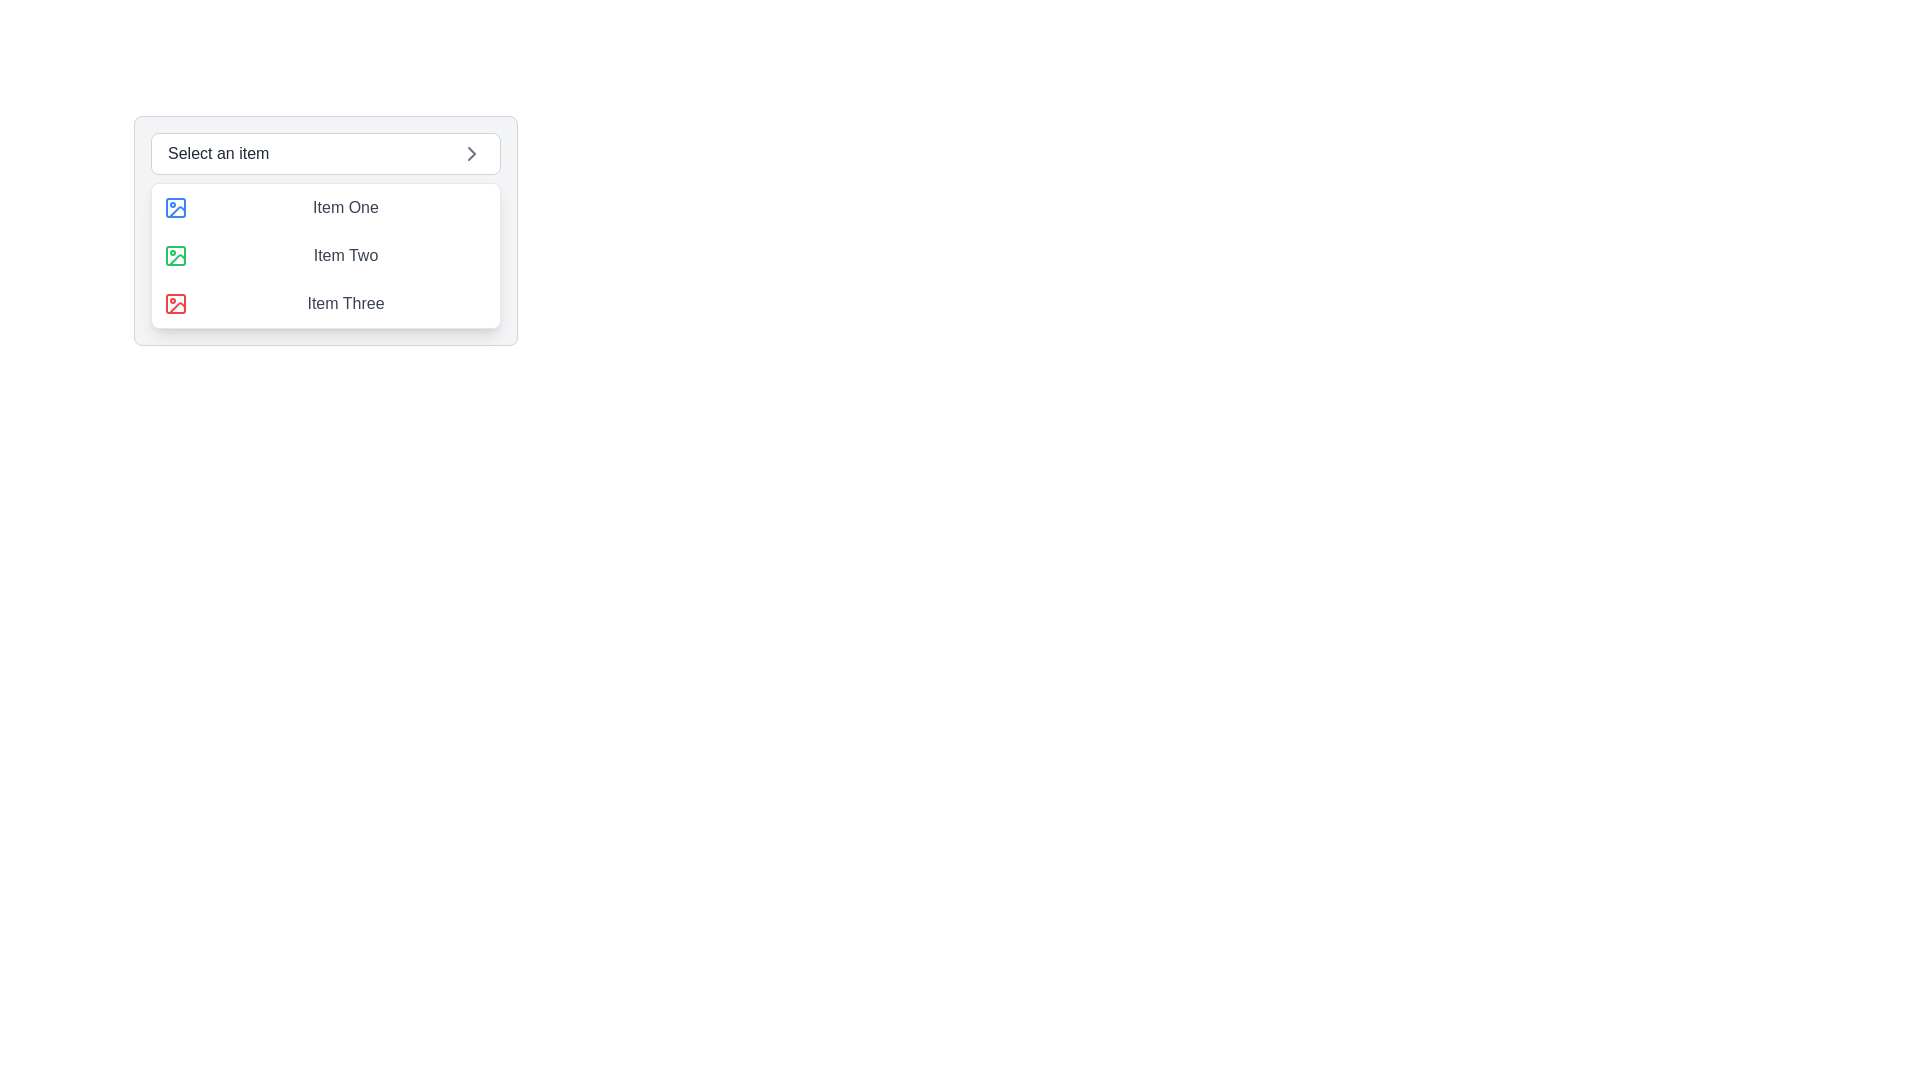  Describe the element at coordinates (176, 254) in the screenshot. I see `the icon representing 'Item Two' in the dropdown list, located at the far left of the text label in the second row, to provide visual cues for identification` at that location.